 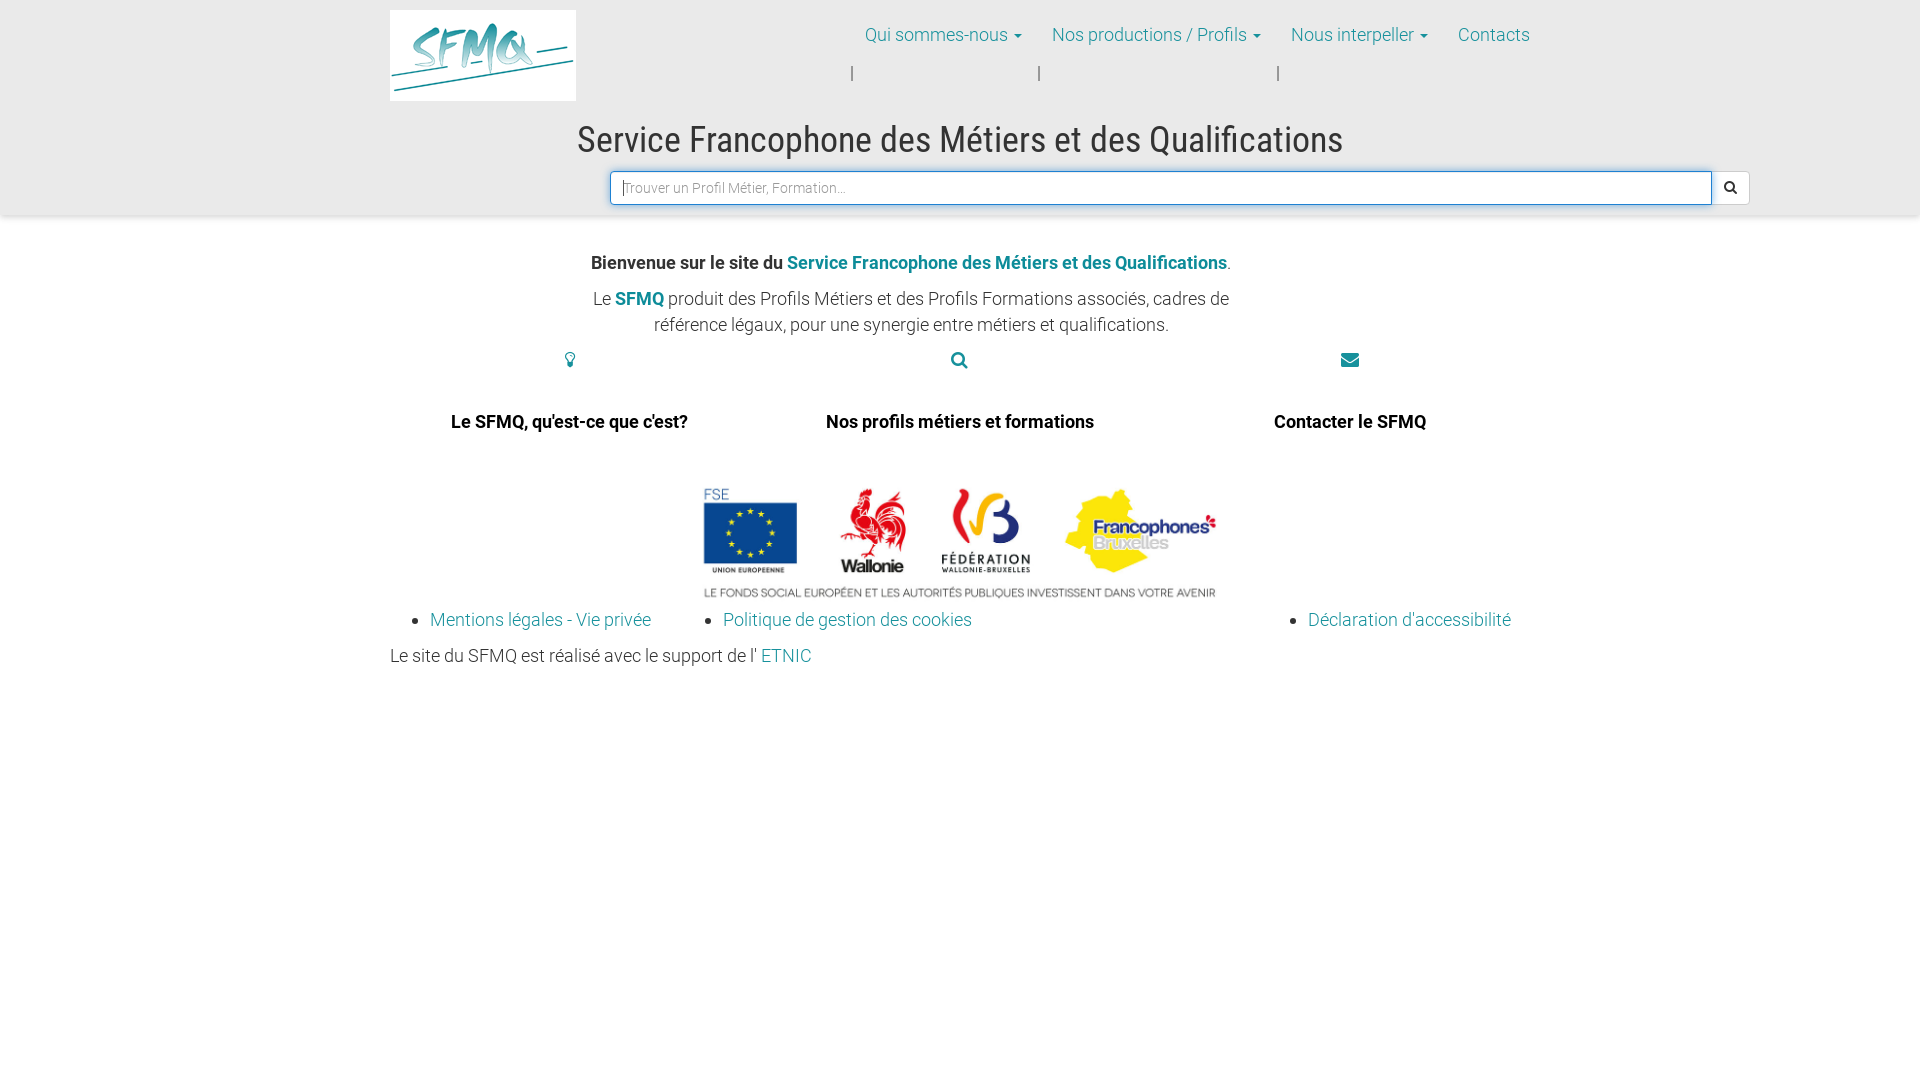 I want to click on '  Le SFMQ, qu'est-ce que c'est?, so click(x=569, y=407).